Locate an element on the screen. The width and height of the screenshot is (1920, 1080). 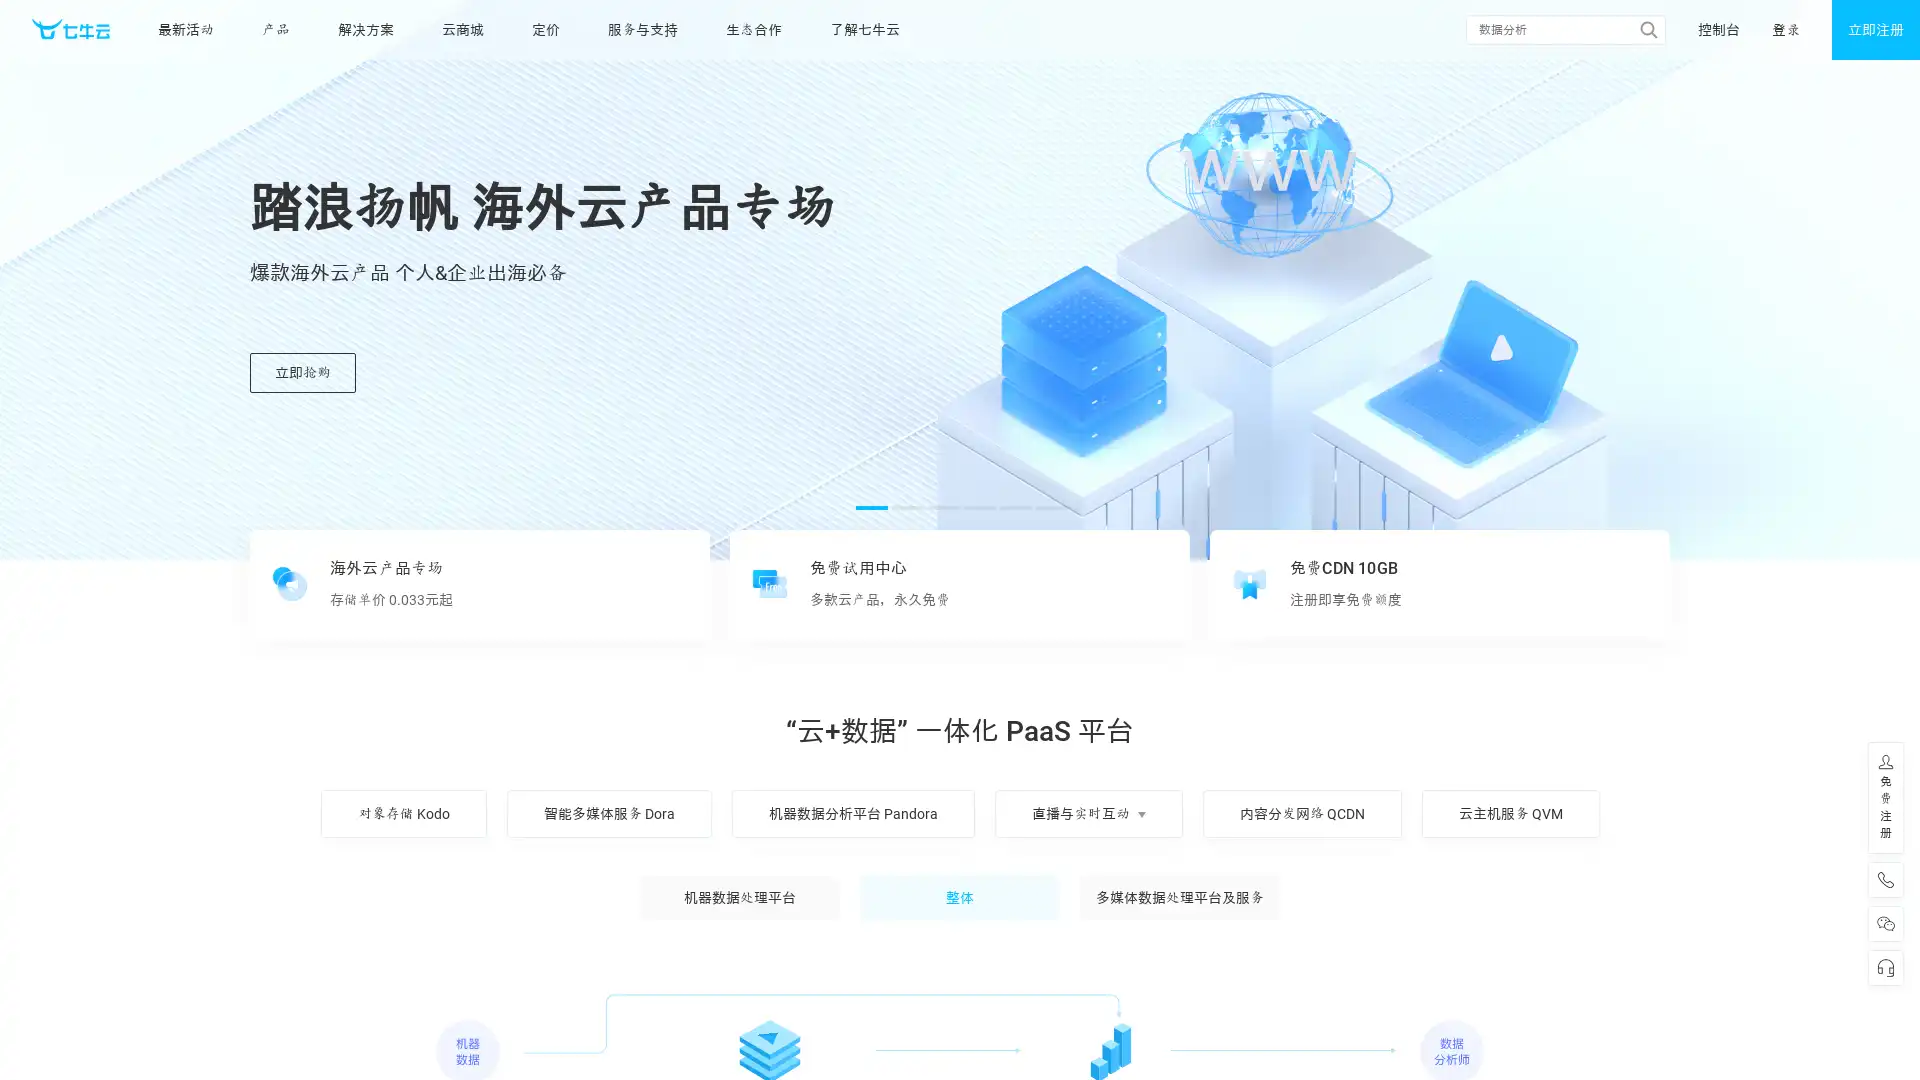
3 is located at coordinates (943, 507).